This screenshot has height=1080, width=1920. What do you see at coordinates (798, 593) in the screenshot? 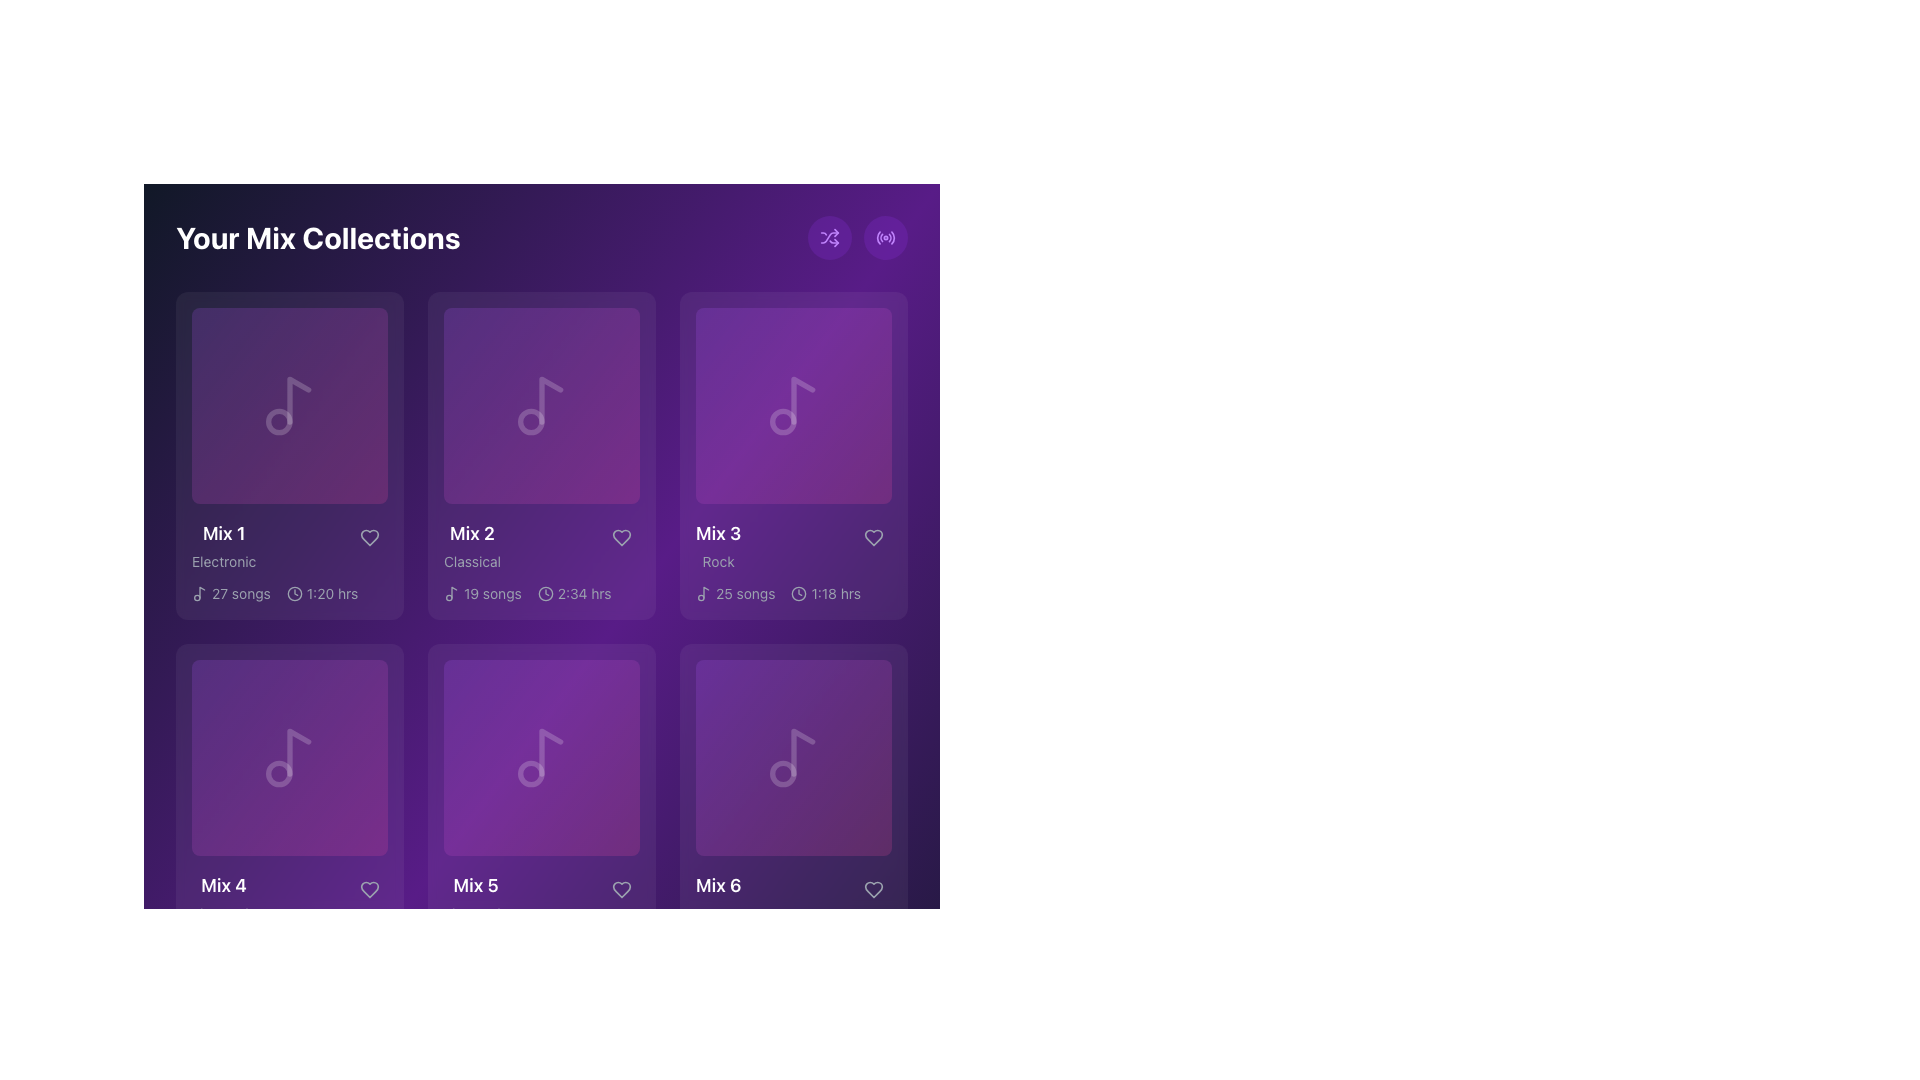
I see `the circular background of the clock icon located within the 'Mix 3' card, which indicates time-related details` at bounding box center [798, 593].